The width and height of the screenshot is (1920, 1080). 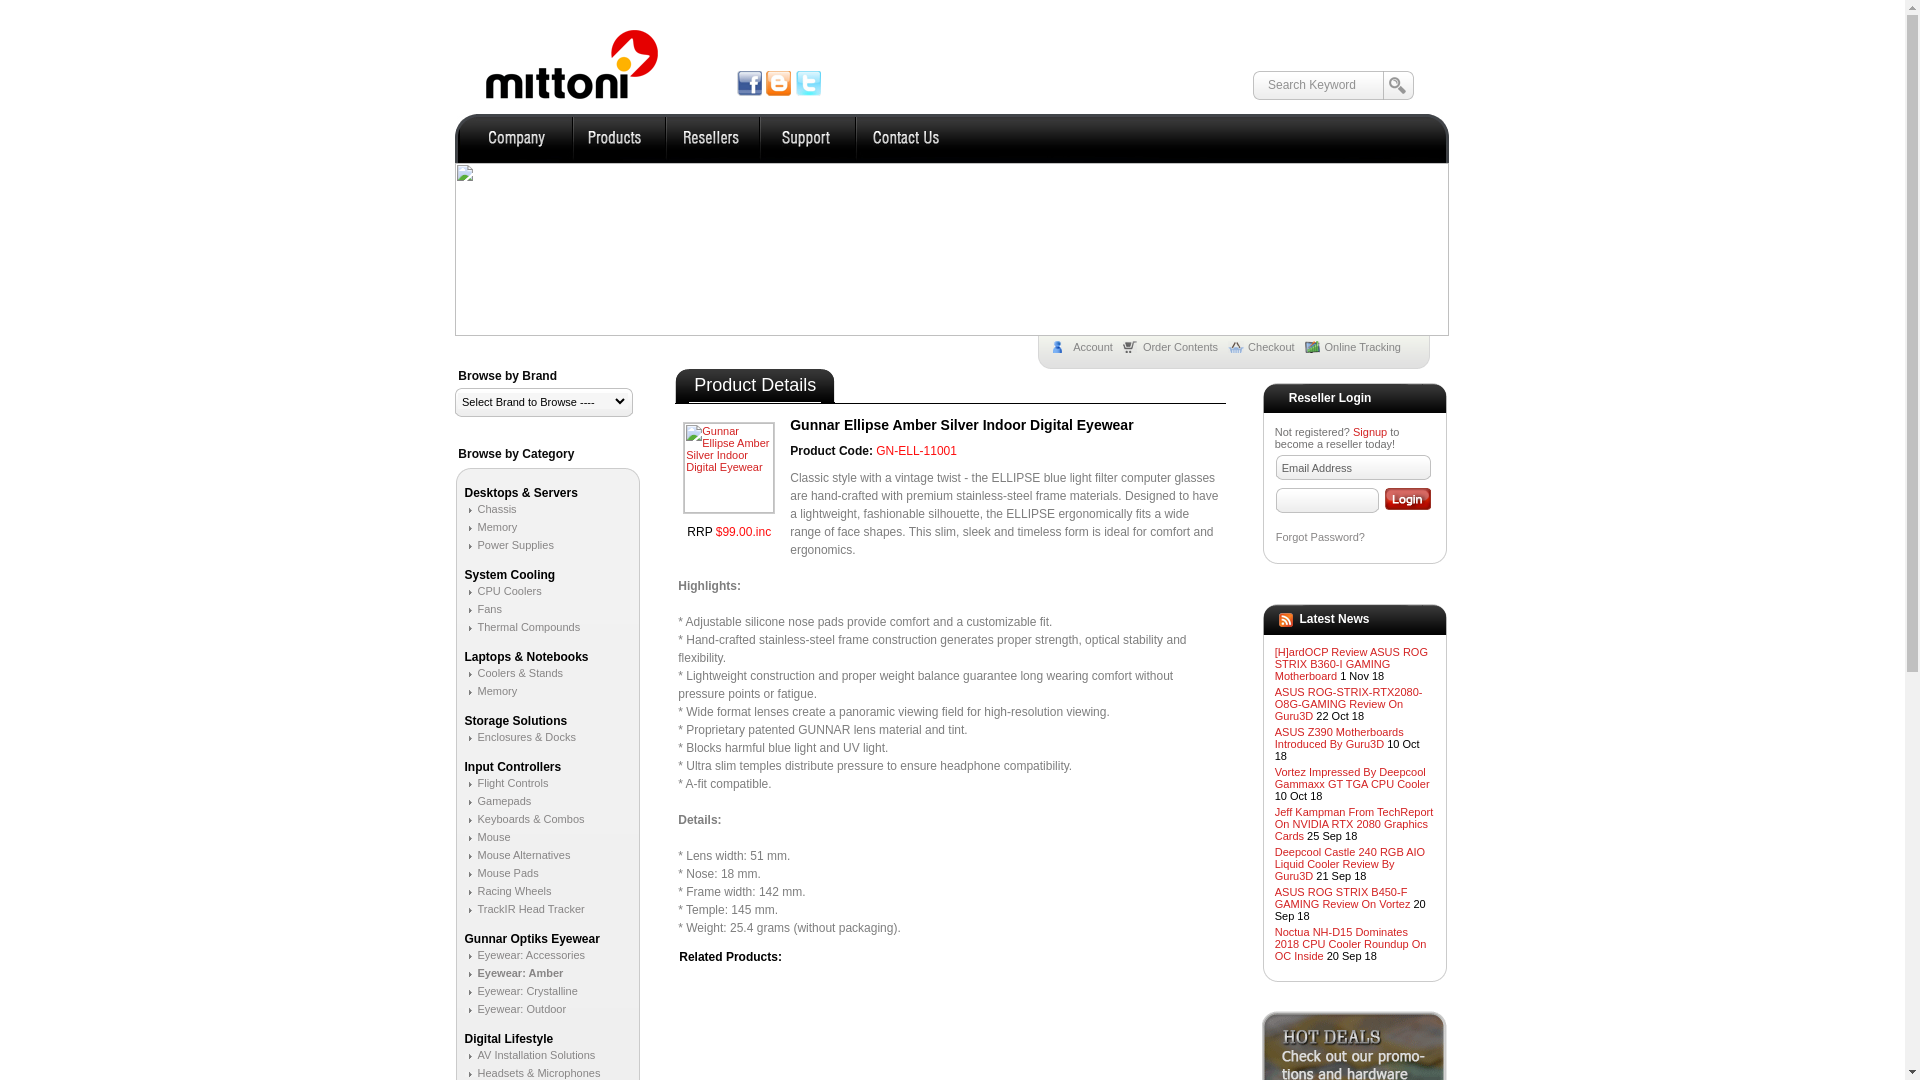 What do you see at coordinates (486, 837) in the screenshot?
I see `'Mouse'` at bounding box center [486, 837].